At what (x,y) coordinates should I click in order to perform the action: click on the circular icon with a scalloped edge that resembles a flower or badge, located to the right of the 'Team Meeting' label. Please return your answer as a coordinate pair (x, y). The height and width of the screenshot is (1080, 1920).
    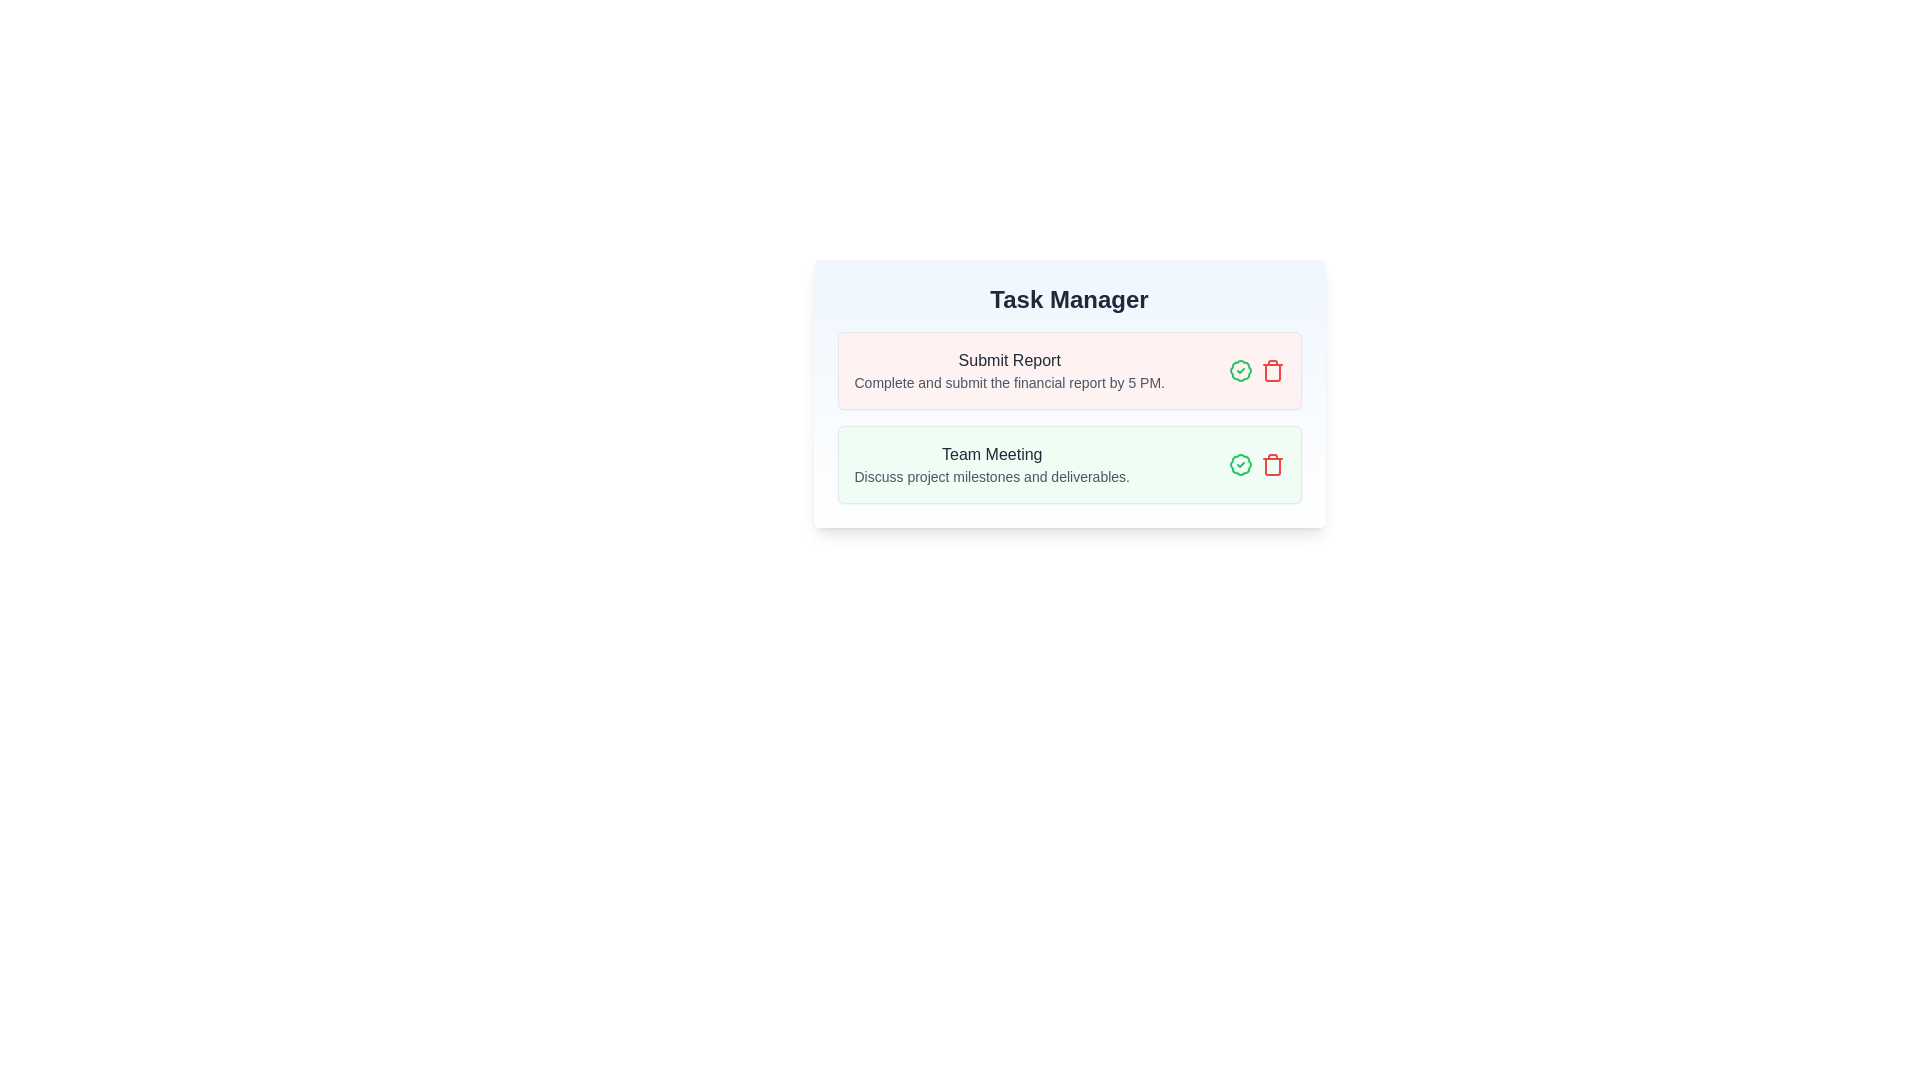
    Looking at the image, I should click on (1239, 370).